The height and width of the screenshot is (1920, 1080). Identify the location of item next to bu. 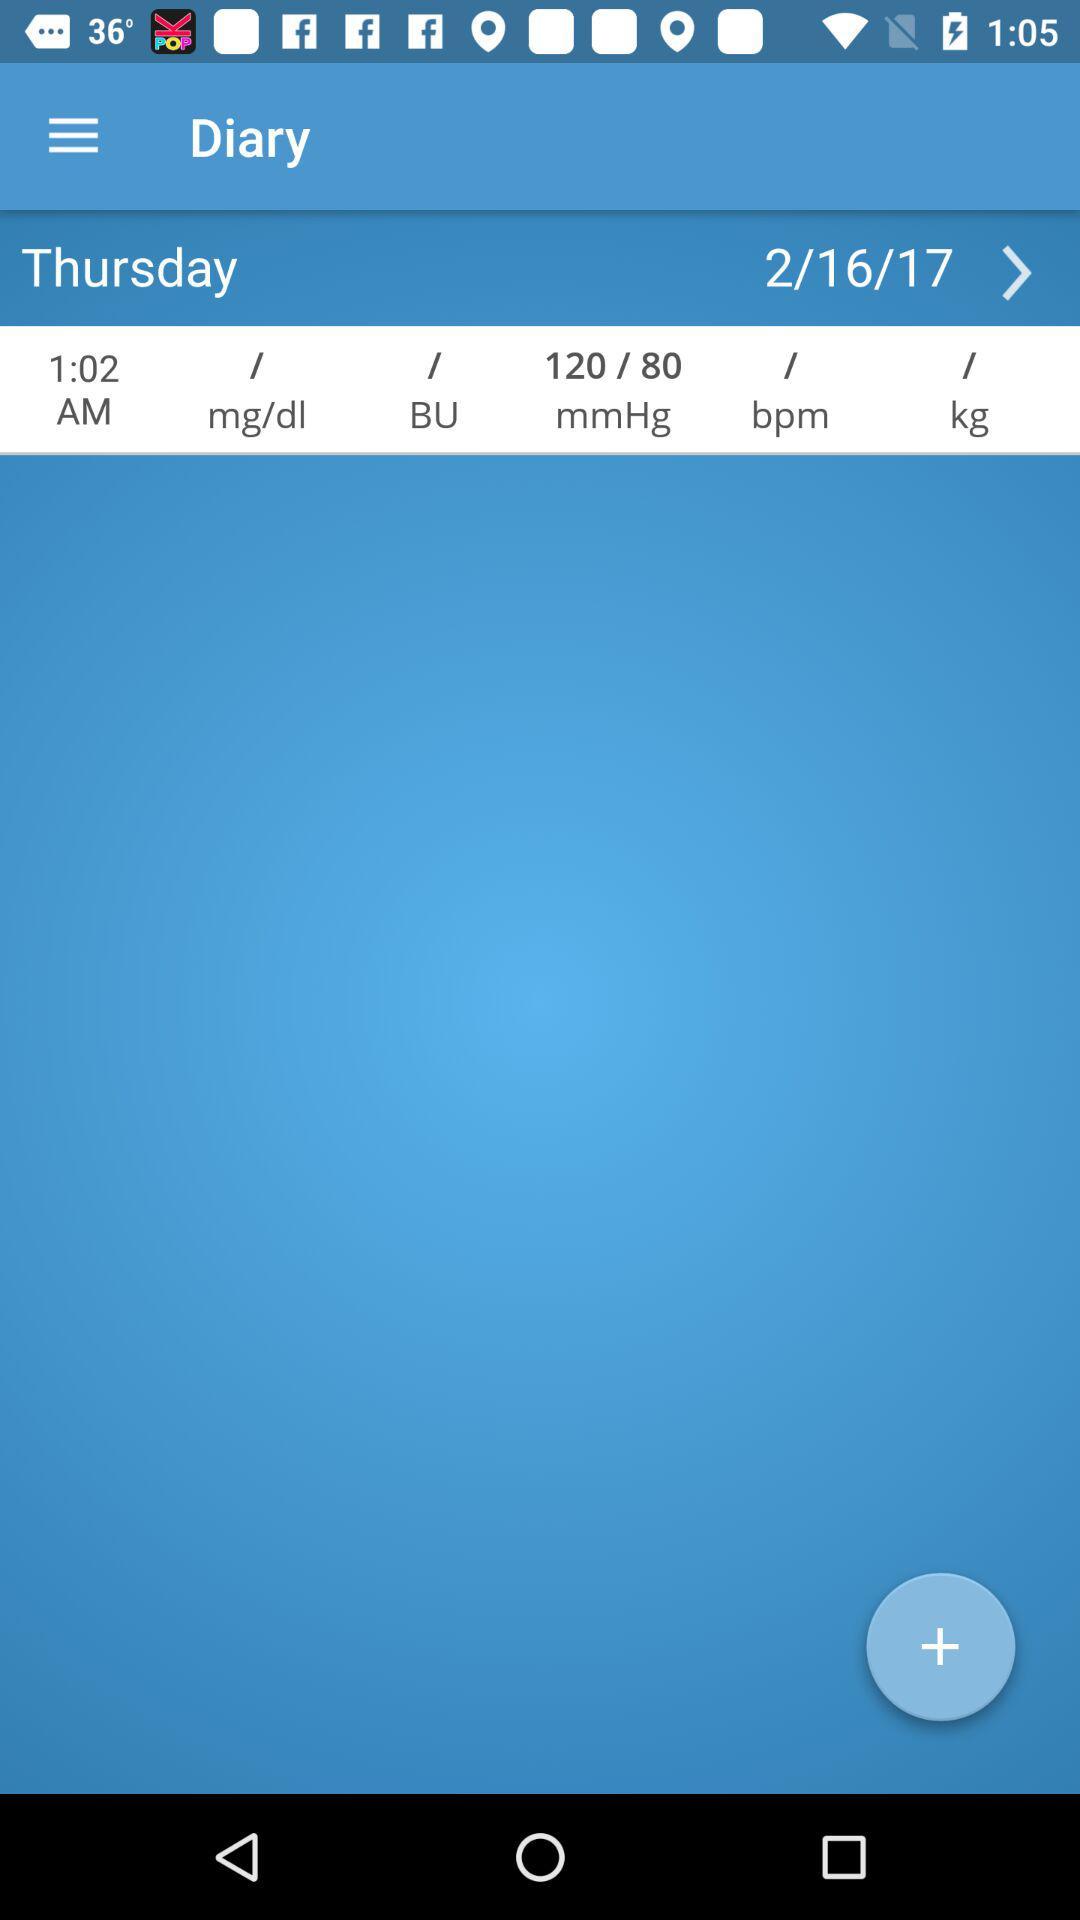
(612, 412).